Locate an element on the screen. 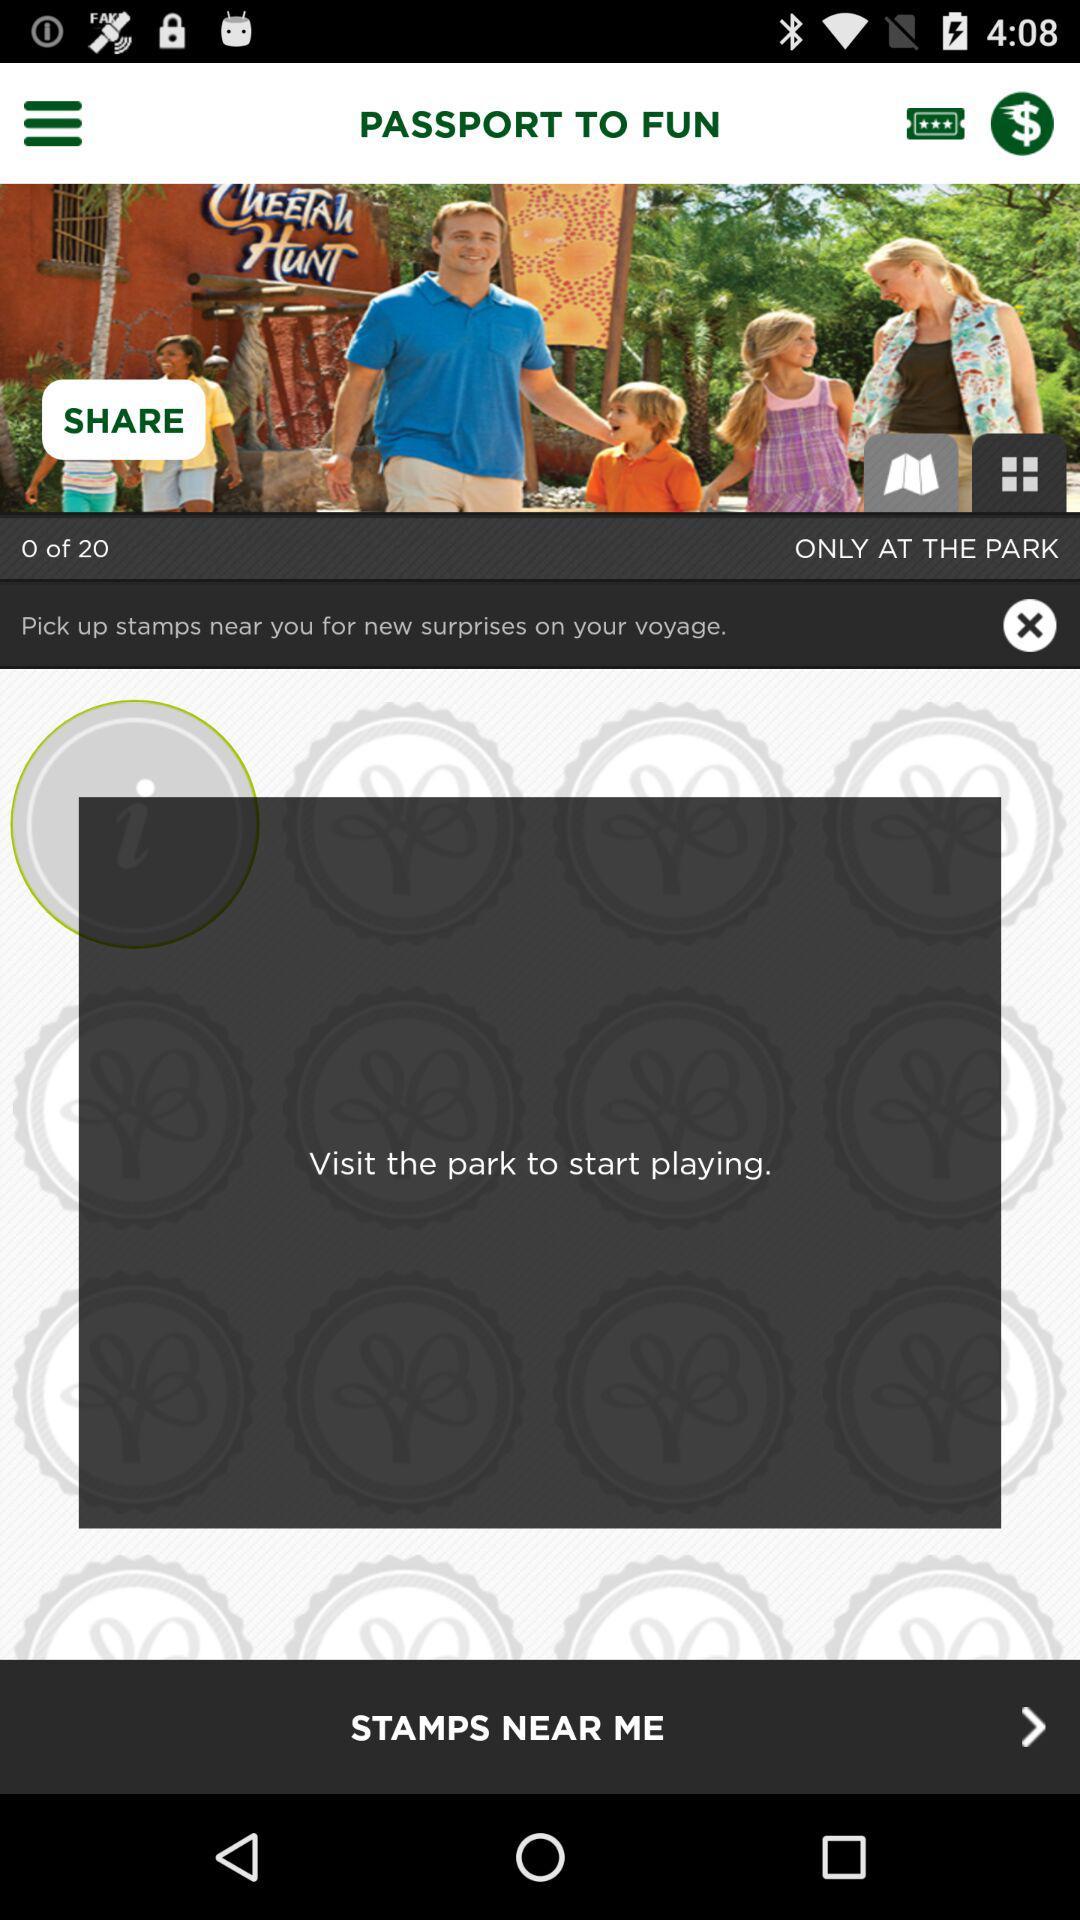 The width and height of the screenshot is (1080, 1920). the book icon is located at coordinates (911, 506).